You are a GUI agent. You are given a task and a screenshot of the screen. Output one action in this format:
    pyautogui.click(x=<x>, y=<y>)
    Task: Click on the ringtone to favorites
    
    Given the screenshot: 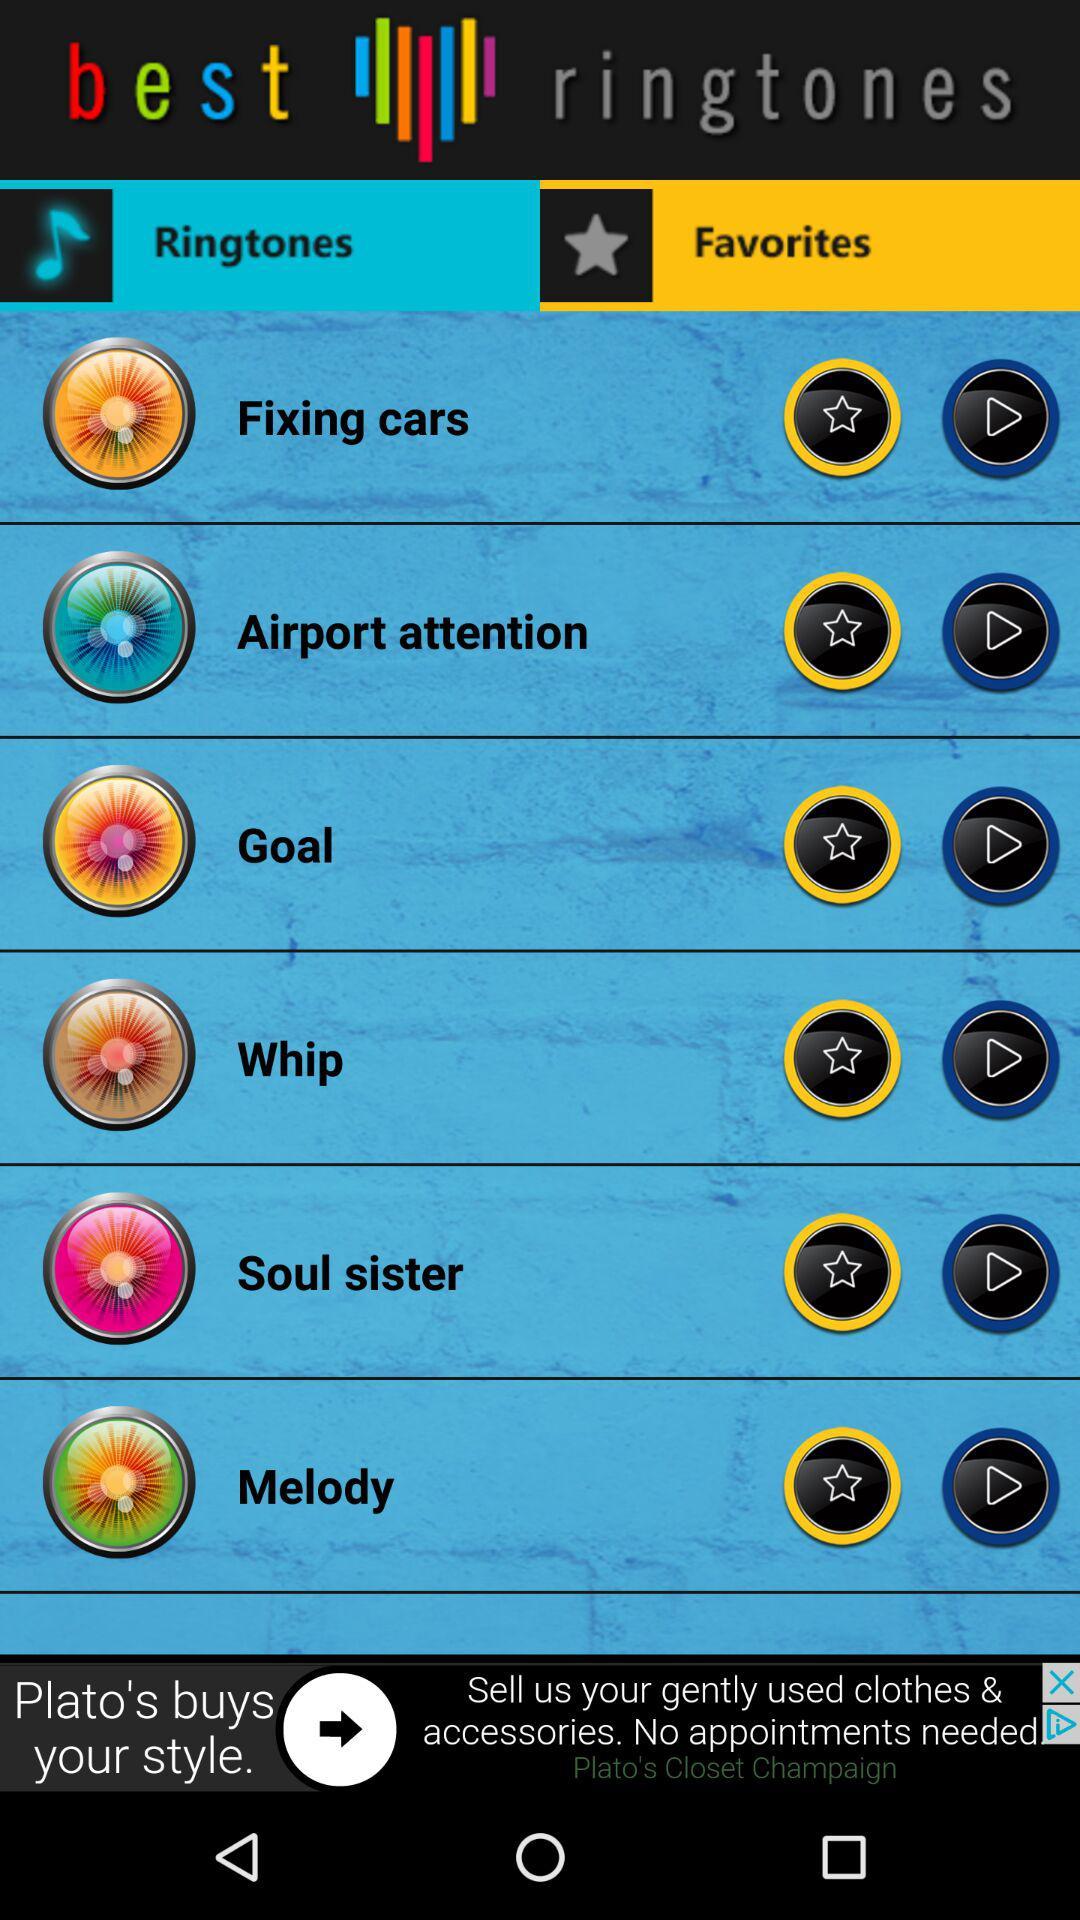 What is the action you would take?
    pyautogui.click(x=843, y=1270)
    